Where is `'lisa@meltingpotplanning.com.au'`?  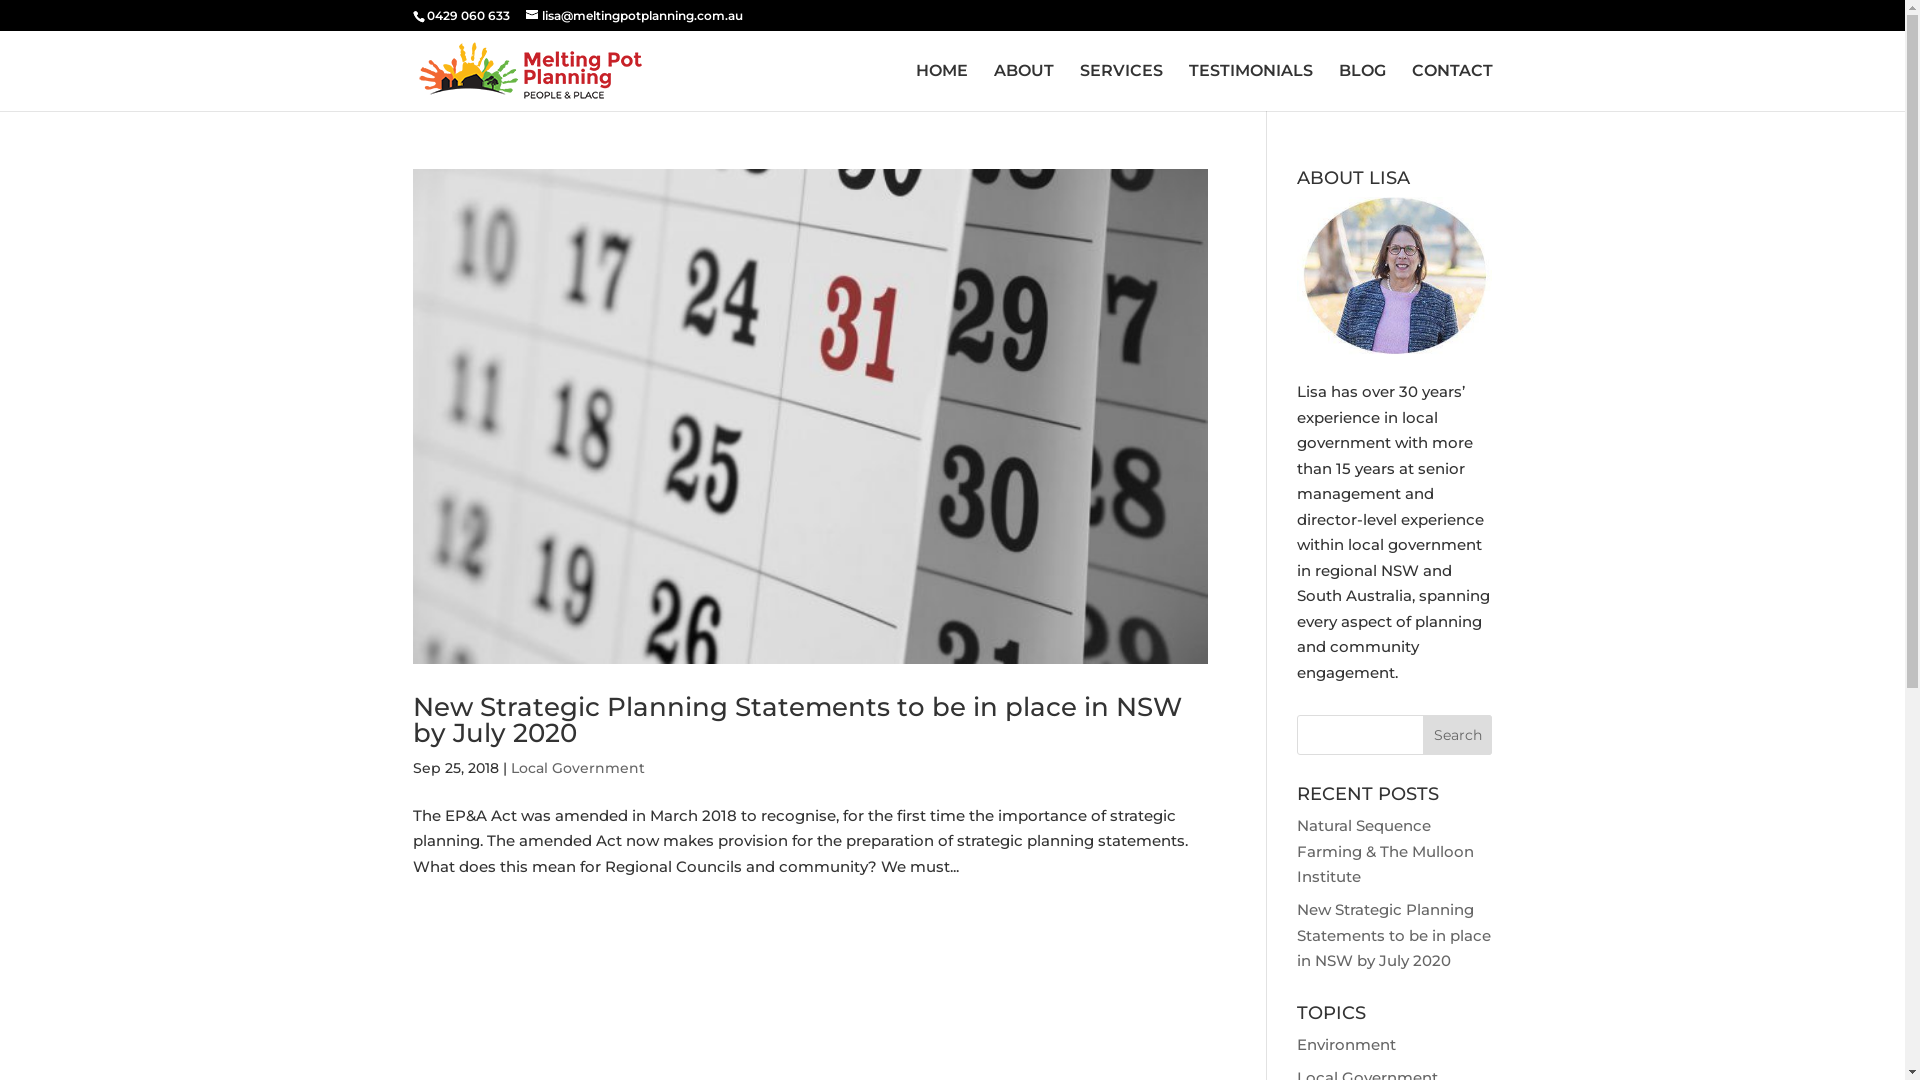 'lisa@meltingpotplanning.com.au' is located at coordinates (633, 15).